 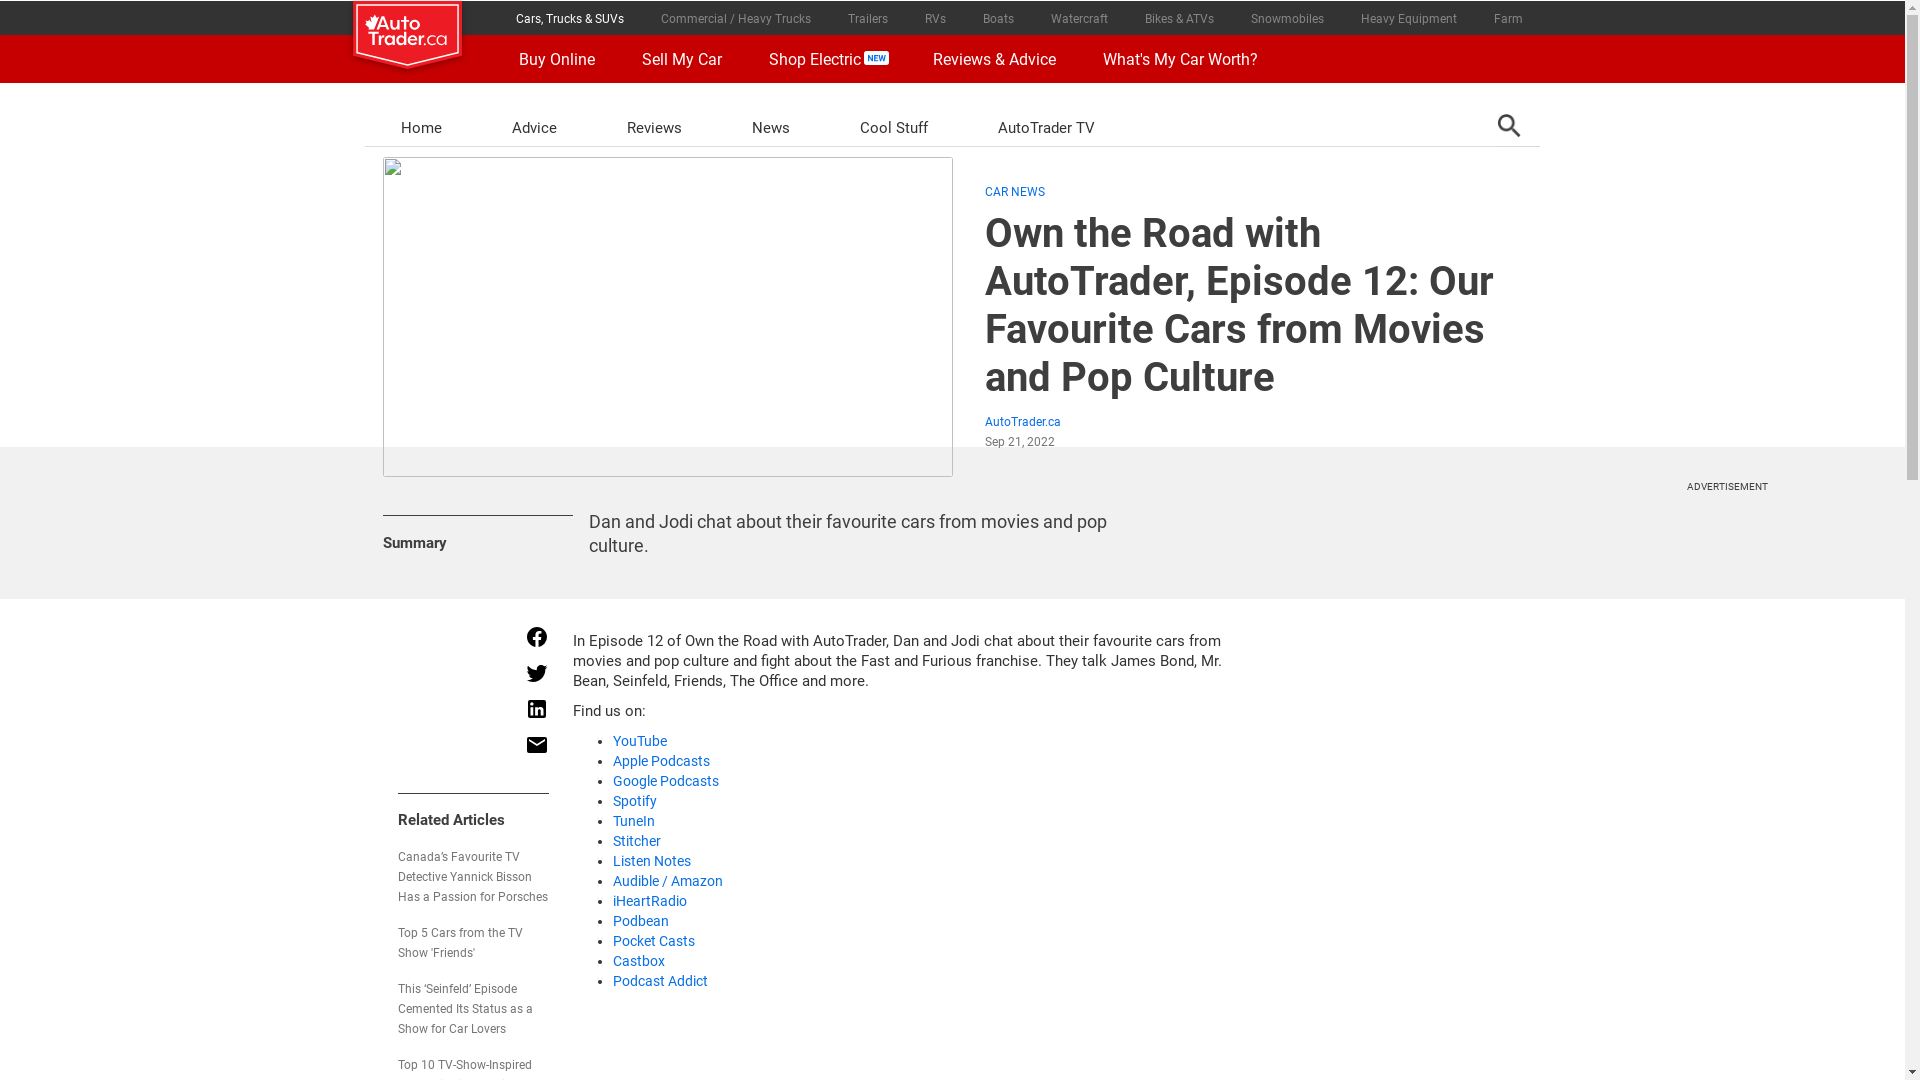 I want to click on 'Home', so click(x=420, y=127).